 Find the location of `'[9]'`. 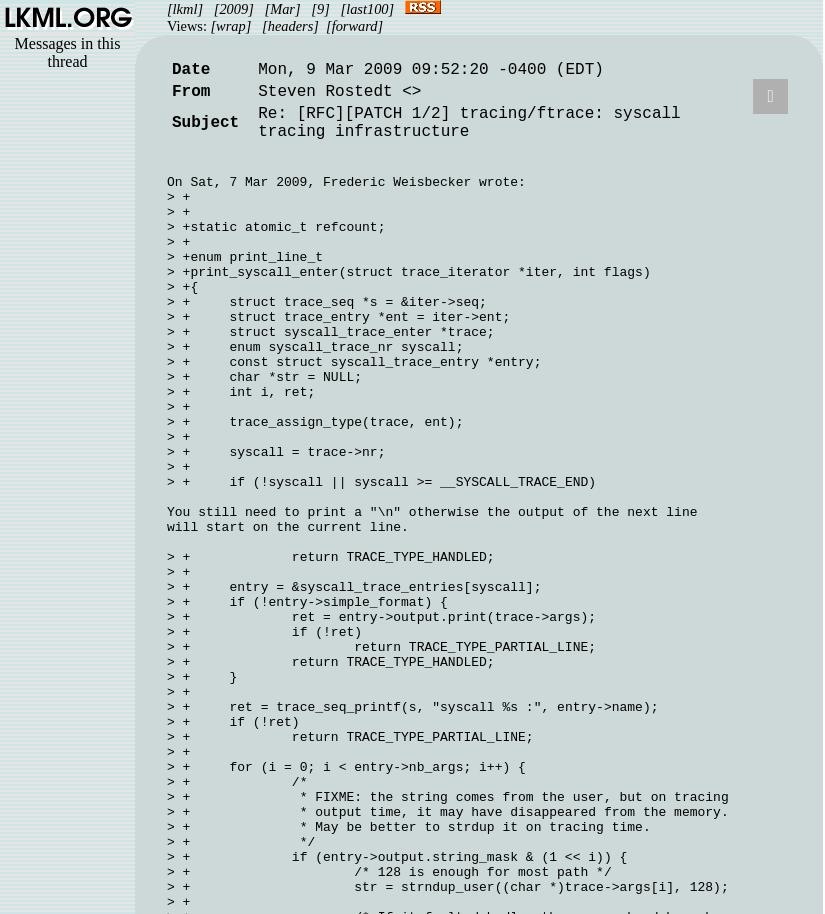

'[9]' is located at coordinates (319, 8).